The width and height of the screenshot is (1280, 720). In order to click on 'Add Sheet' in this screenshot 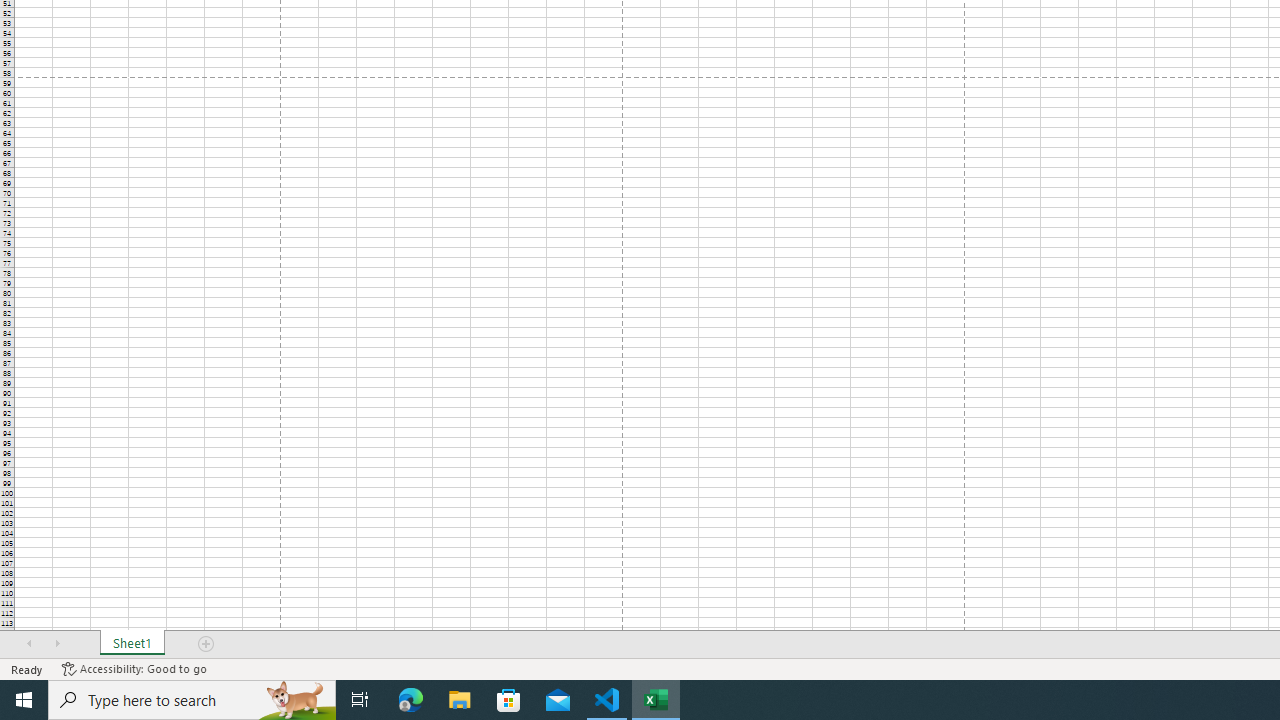, I will do `click(207, 644)`.